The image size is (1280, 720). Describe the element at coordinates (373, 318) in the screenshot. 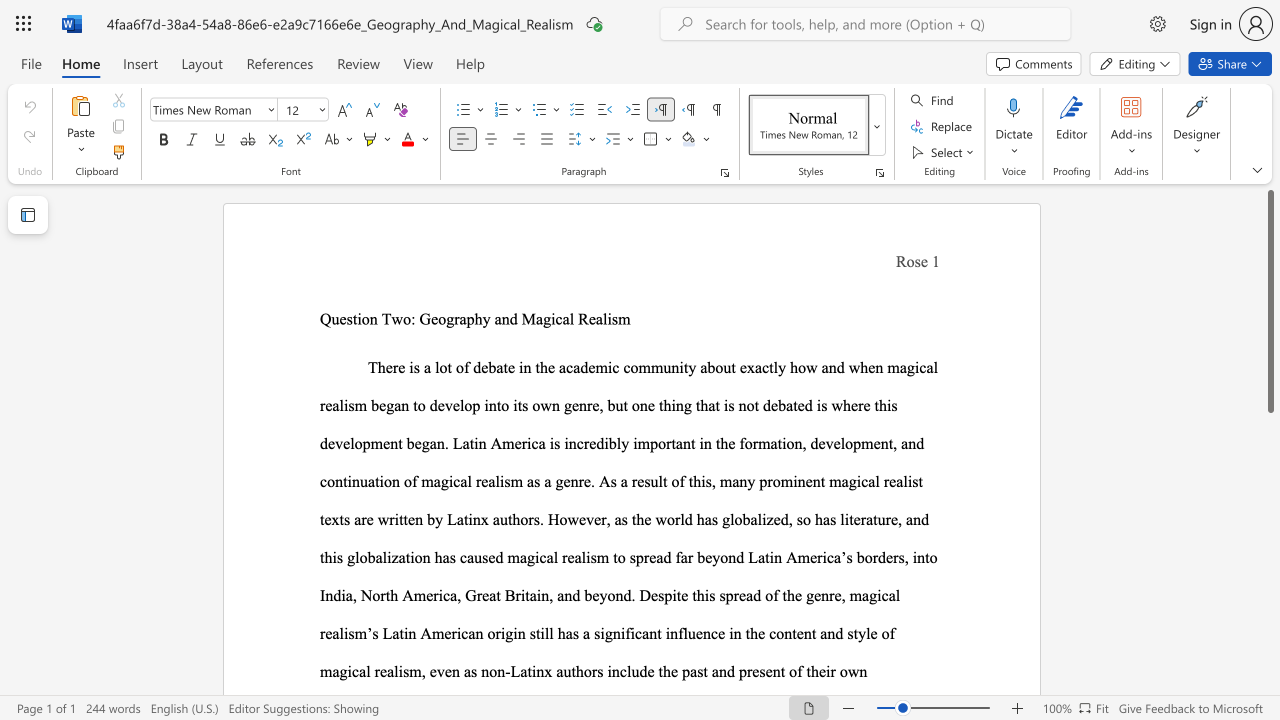

I see `the 1th character "n" in the text` at that location.